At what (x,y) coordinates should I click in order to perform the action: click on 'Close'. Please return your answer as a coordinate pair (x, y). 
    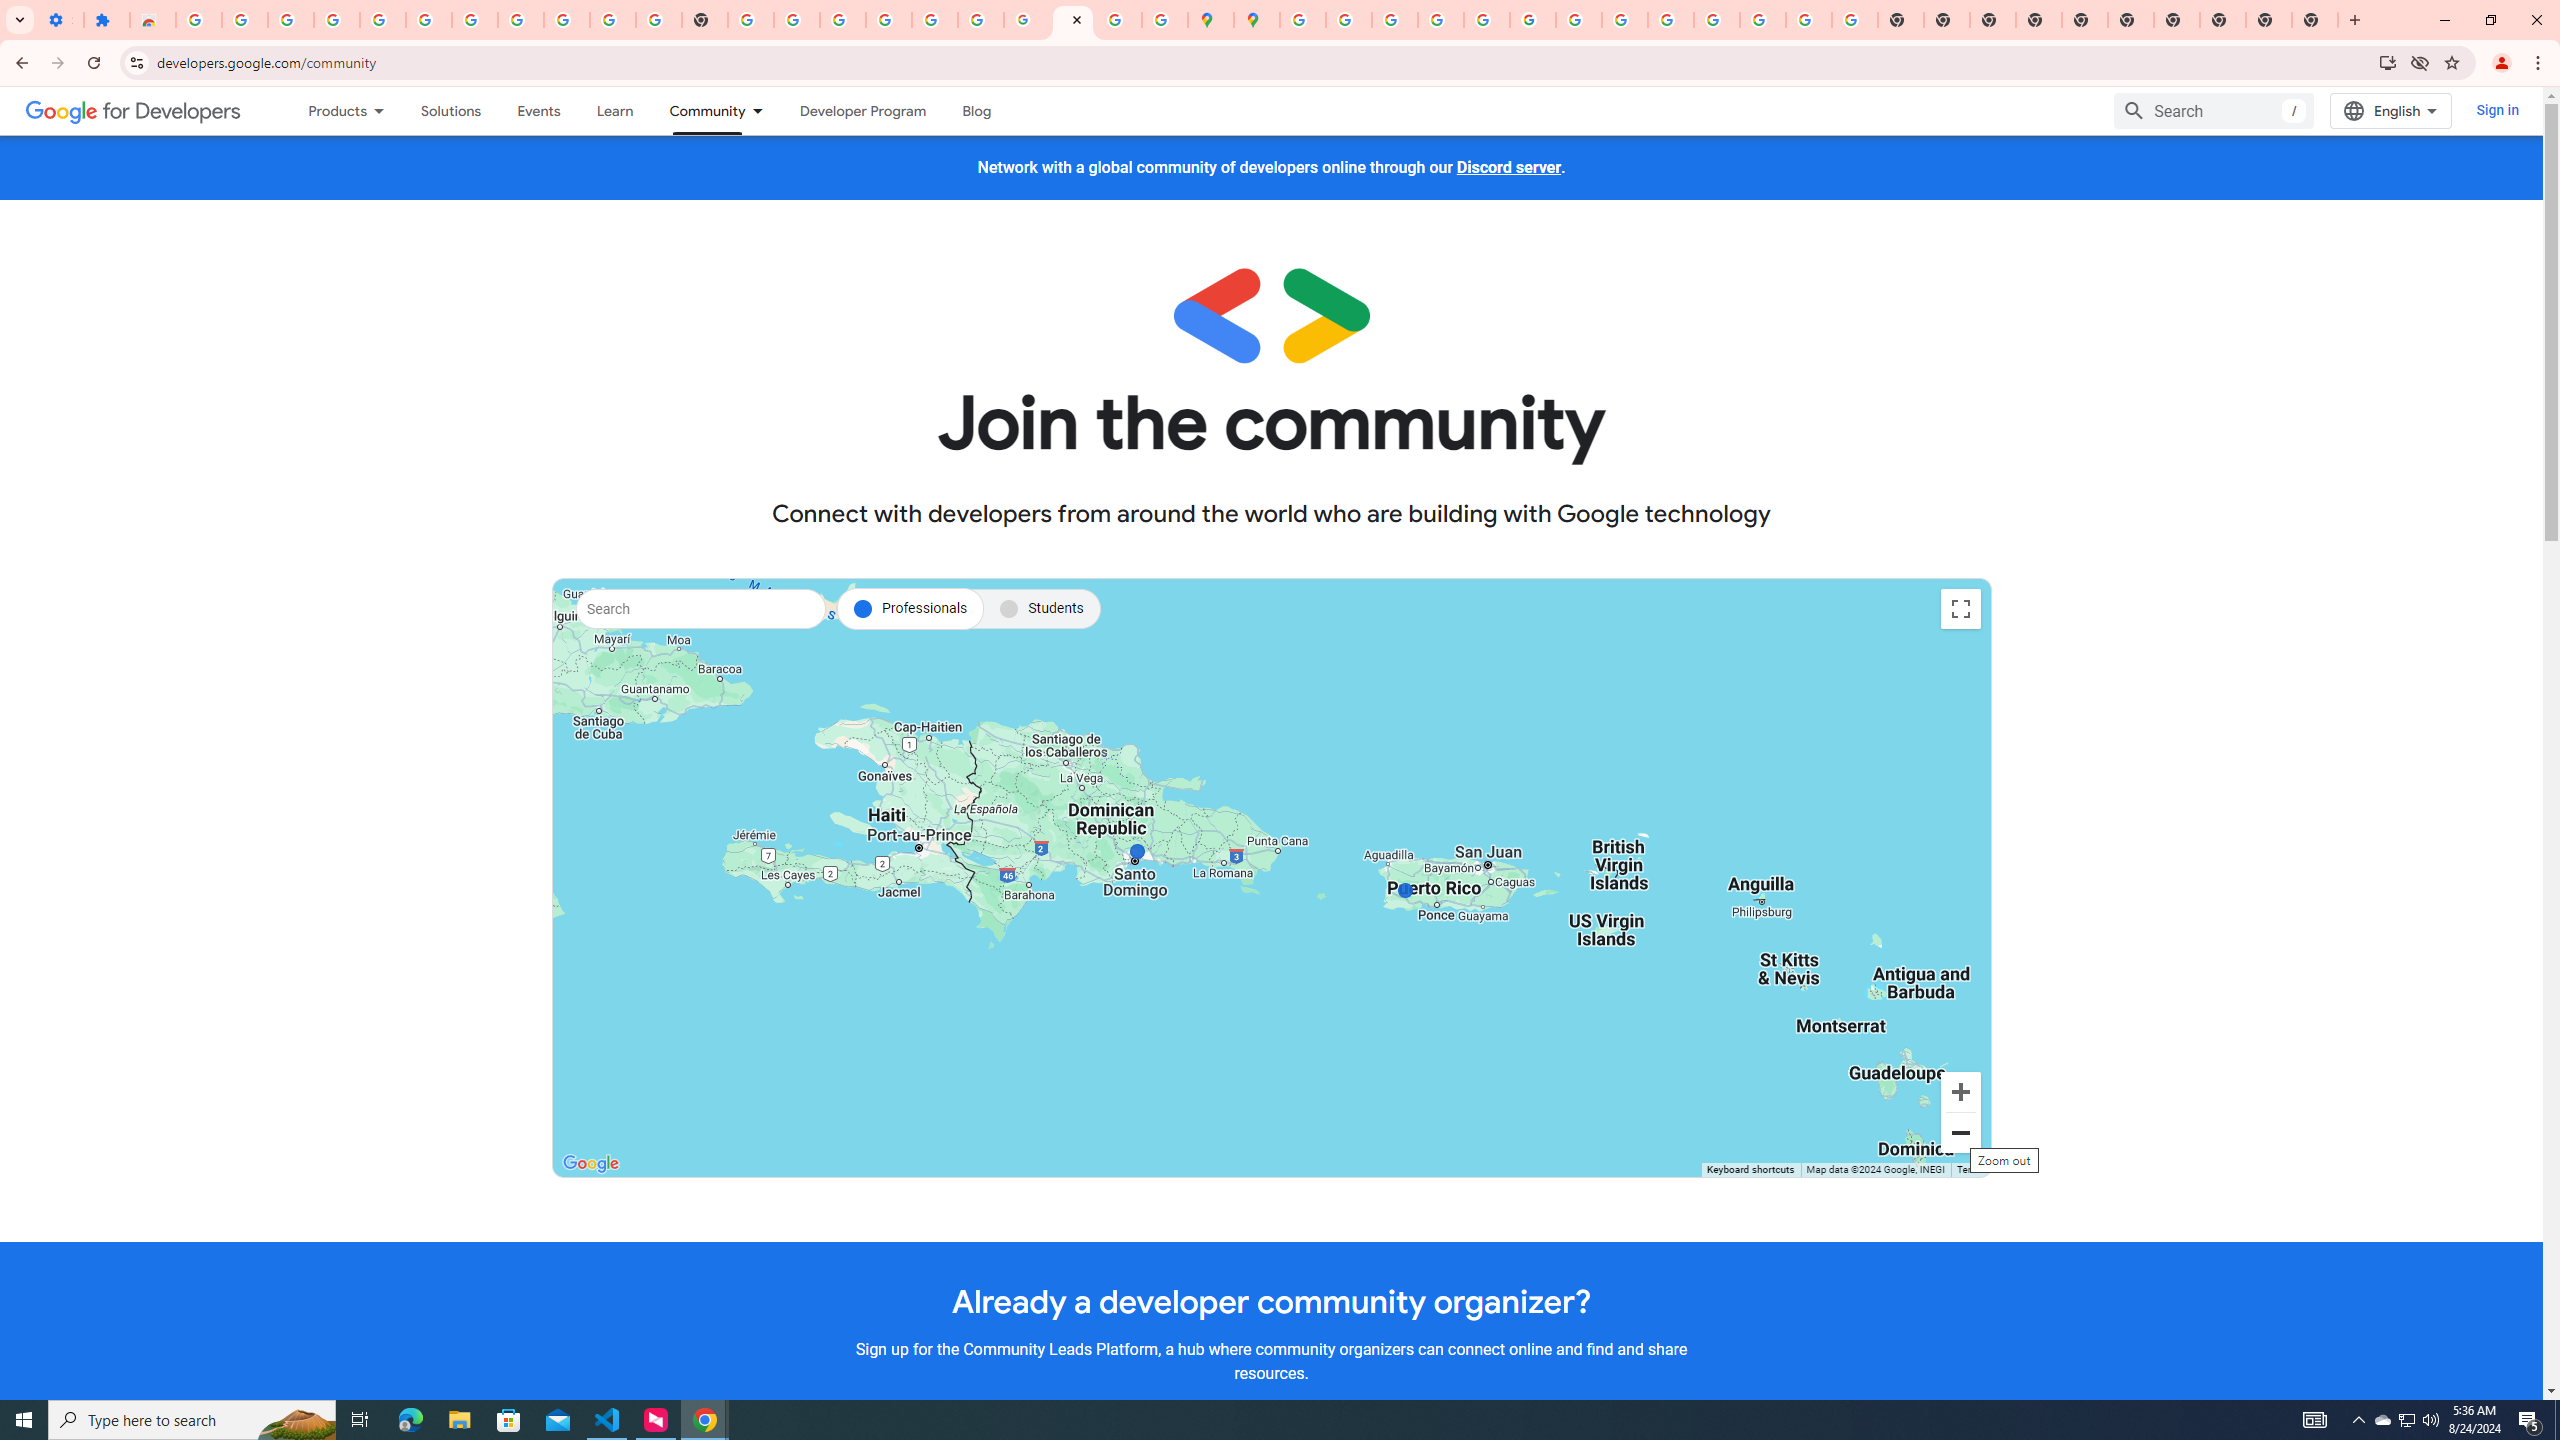
    Looking at the image, I should click on (1076, 19).